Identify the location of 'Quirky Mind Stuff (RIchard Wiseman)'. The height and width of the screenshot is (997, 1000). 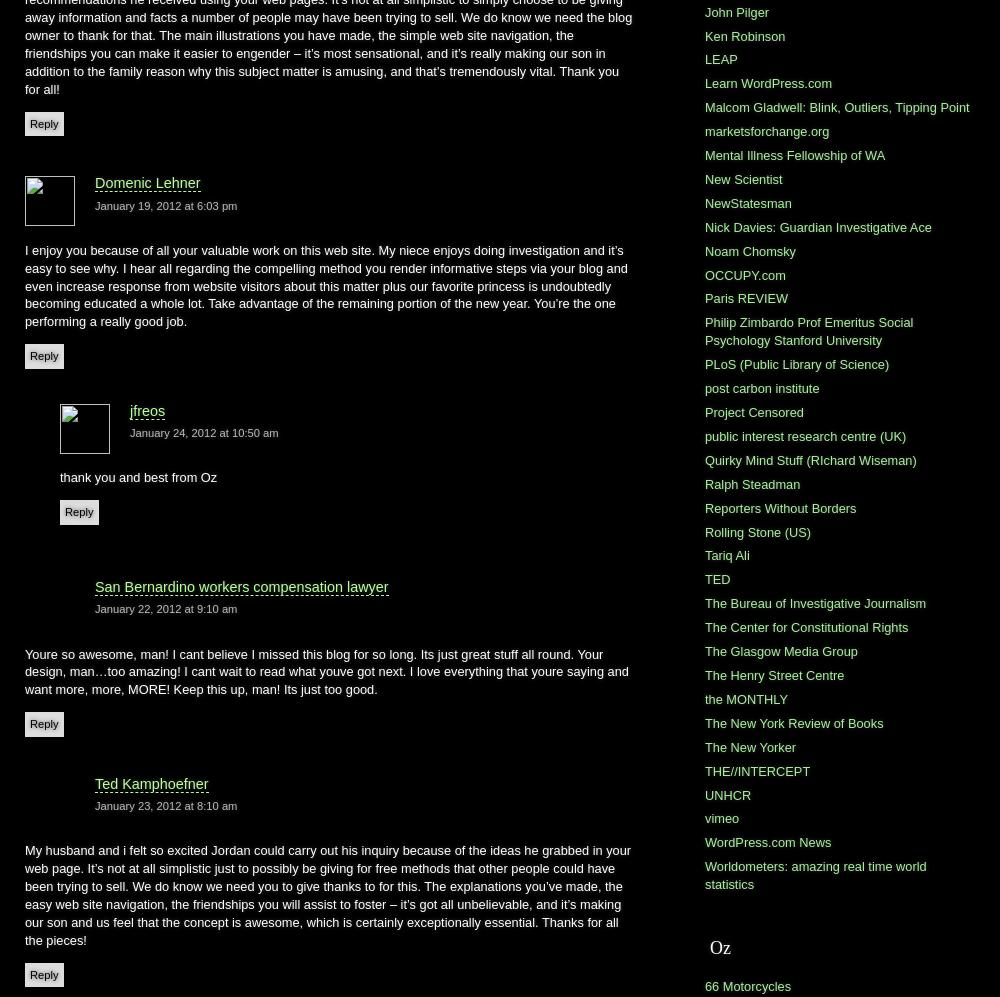
(810, 459).